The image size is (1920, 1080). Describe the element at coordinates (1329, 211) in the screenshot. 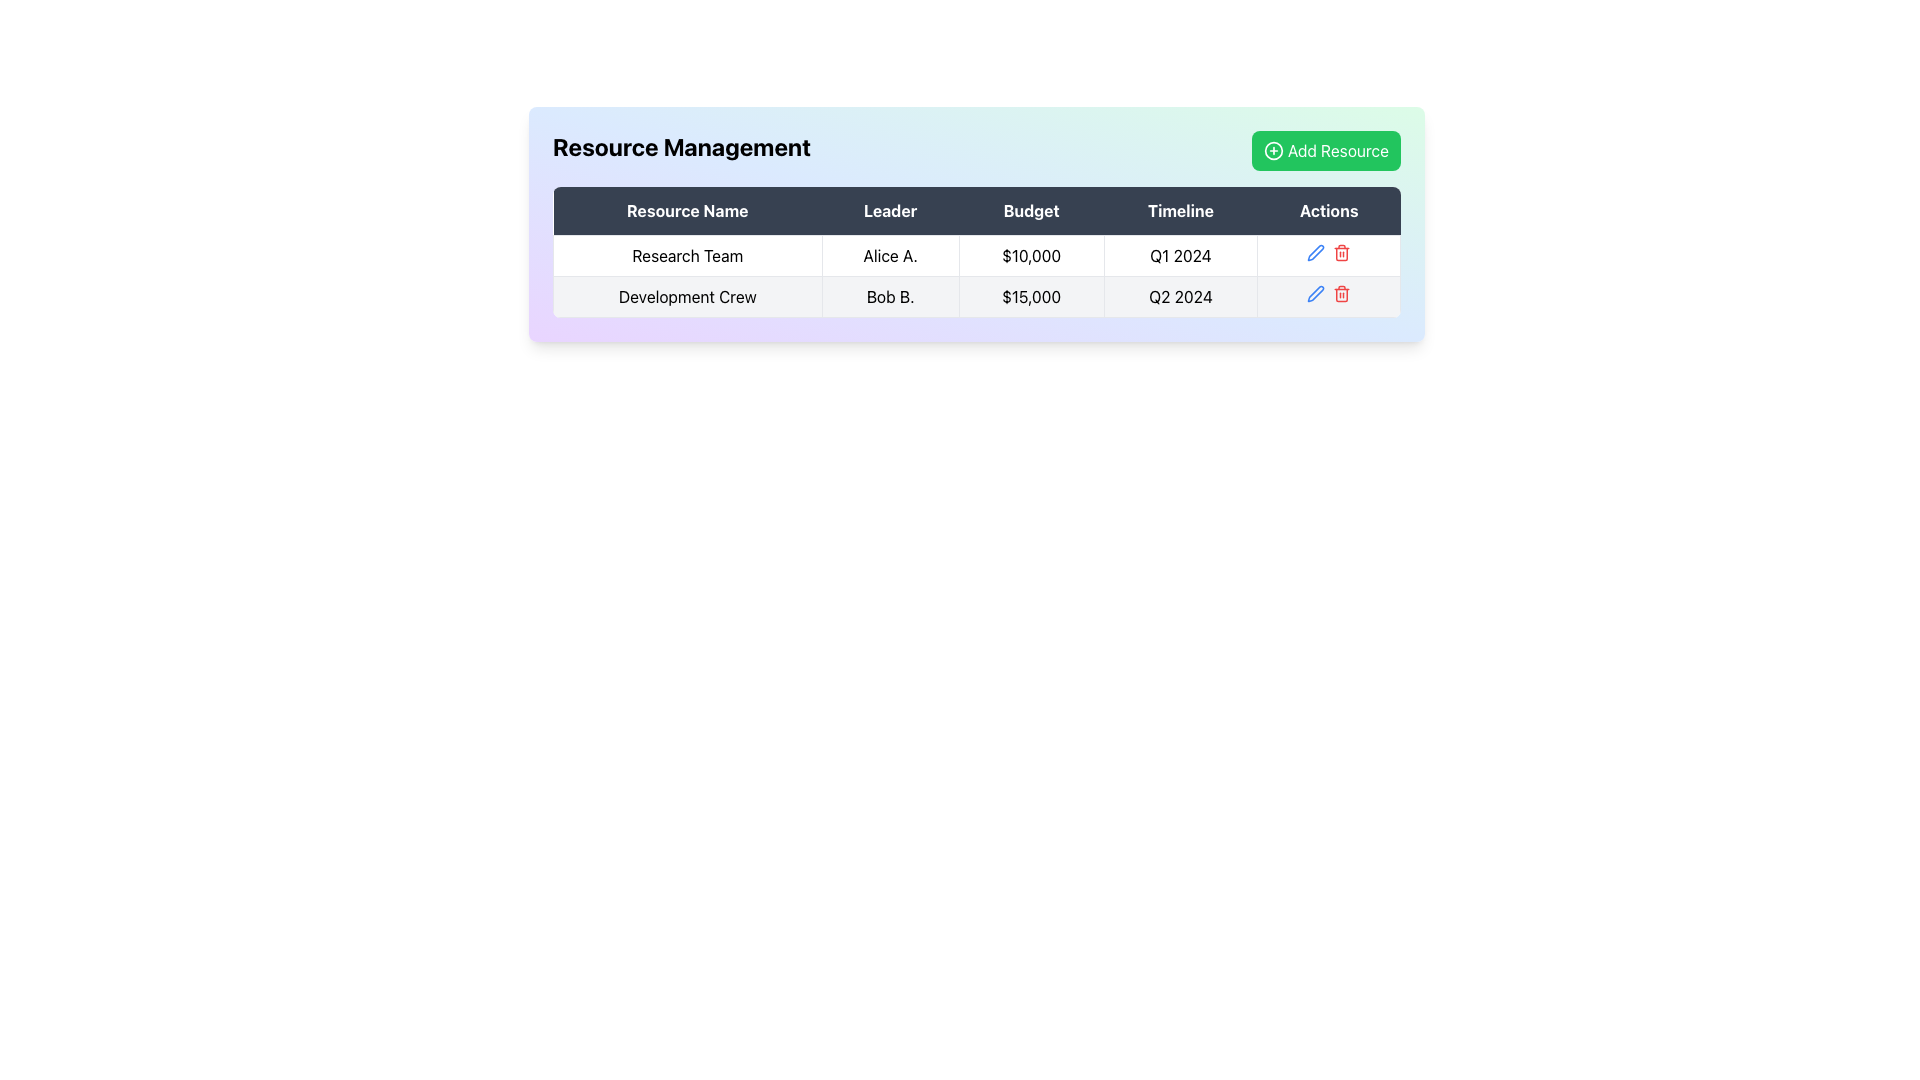

I see `the Table Header Cell labeled 'Actions', which is styled in bold white font against a dark background, located in the last column of the header row in the grid-like data table` at that location.